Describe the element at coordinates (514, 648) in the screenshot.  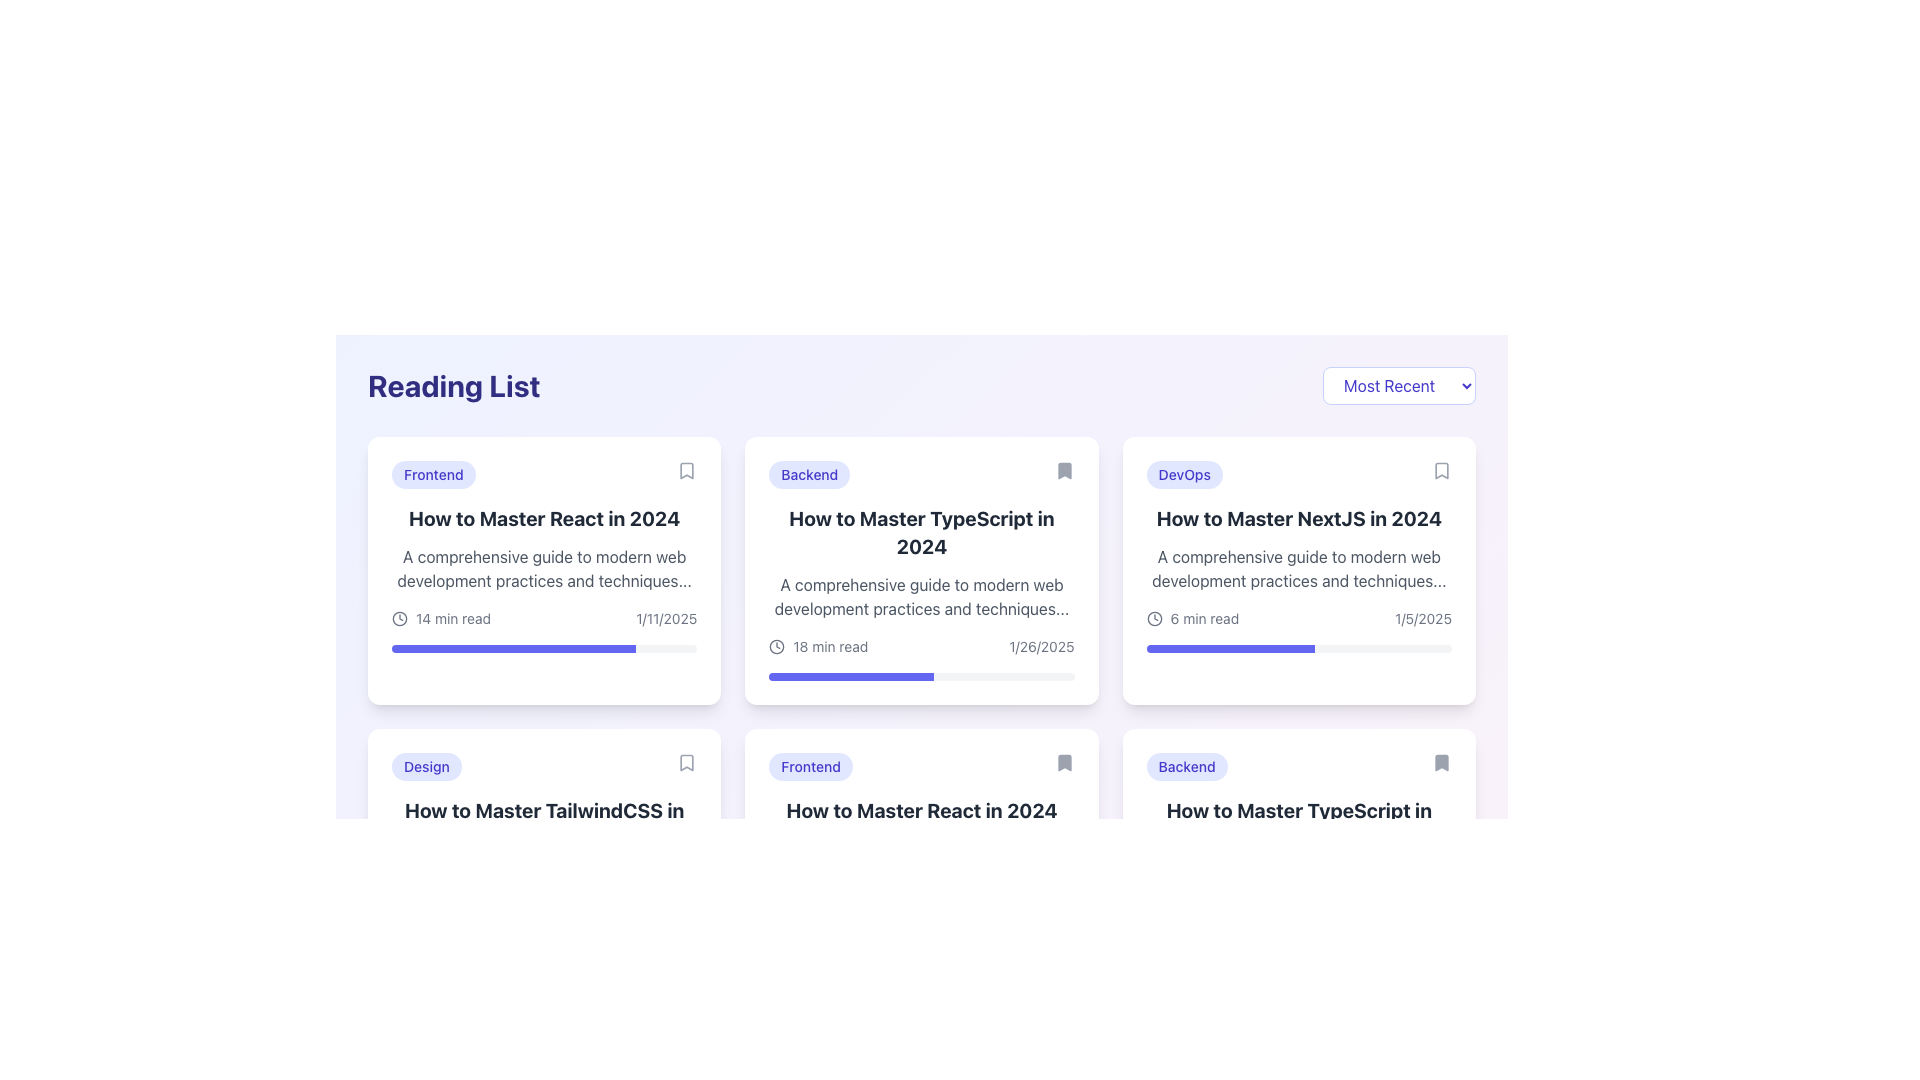
I see `the progress bar located at the bottom of the top-left card in the 'Reading List' section, which is styled with rounded edges and has an indigo filled portion` at that location.